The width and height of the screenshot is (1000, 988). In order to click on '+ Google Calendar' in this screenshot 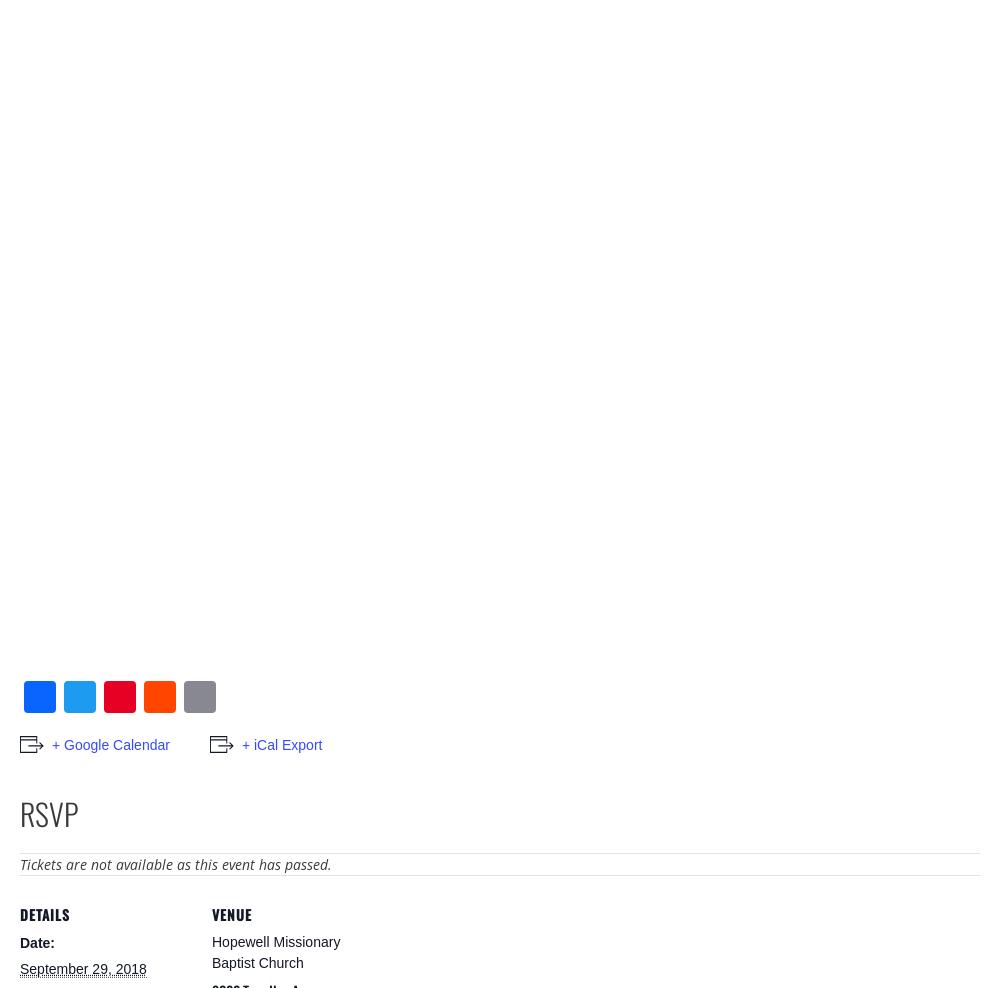, I will do `click(109, 742)`.